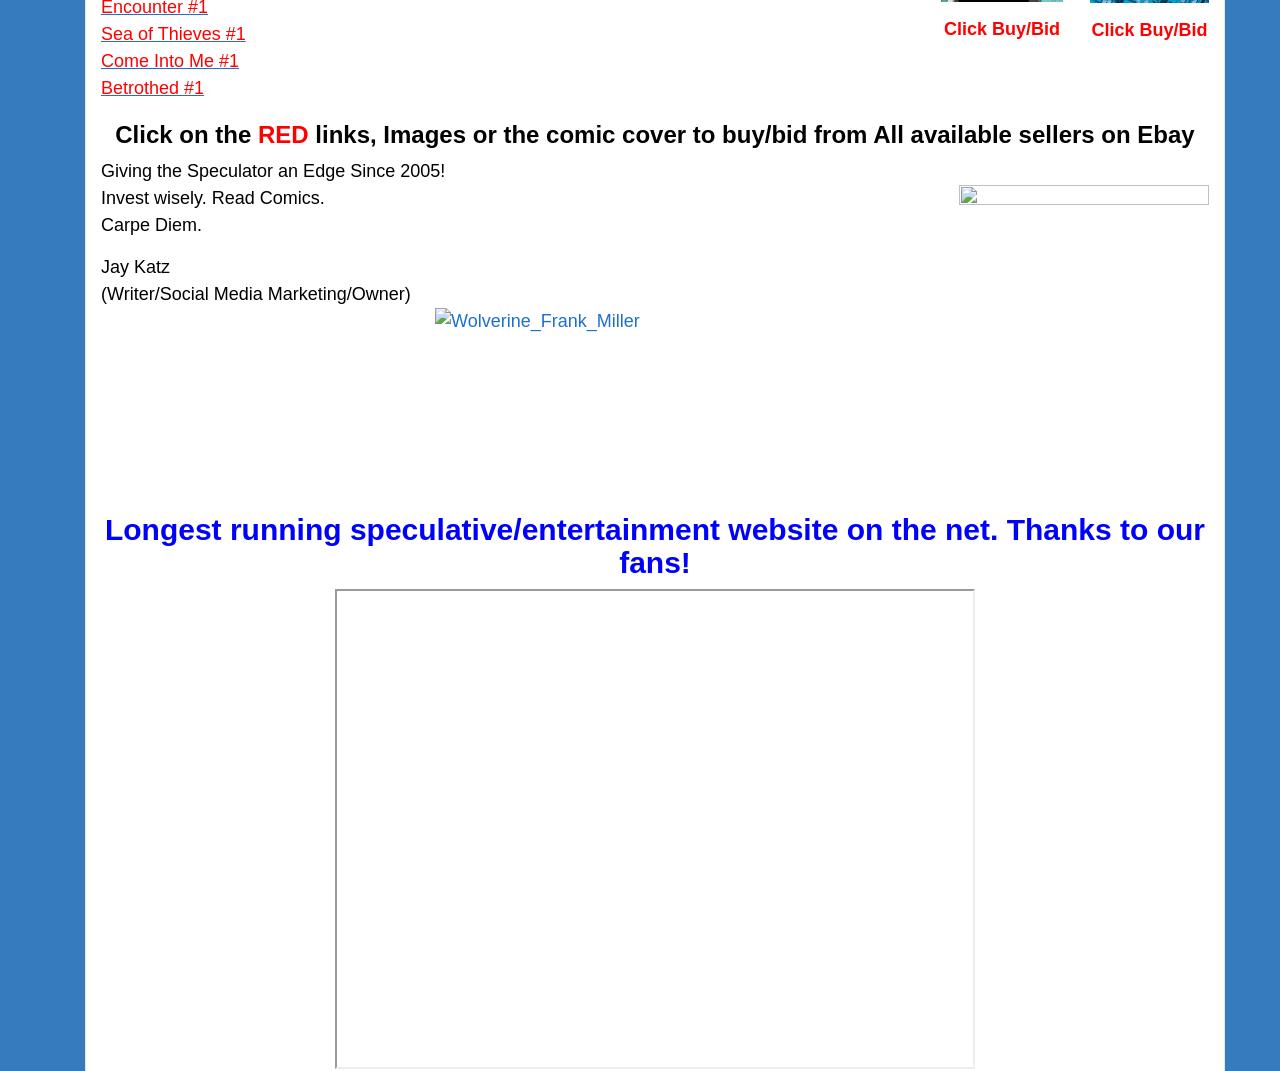 This screenshot has width=1280, height=1071. I want to click on 'Carpe Diem.', so click(150, 224).